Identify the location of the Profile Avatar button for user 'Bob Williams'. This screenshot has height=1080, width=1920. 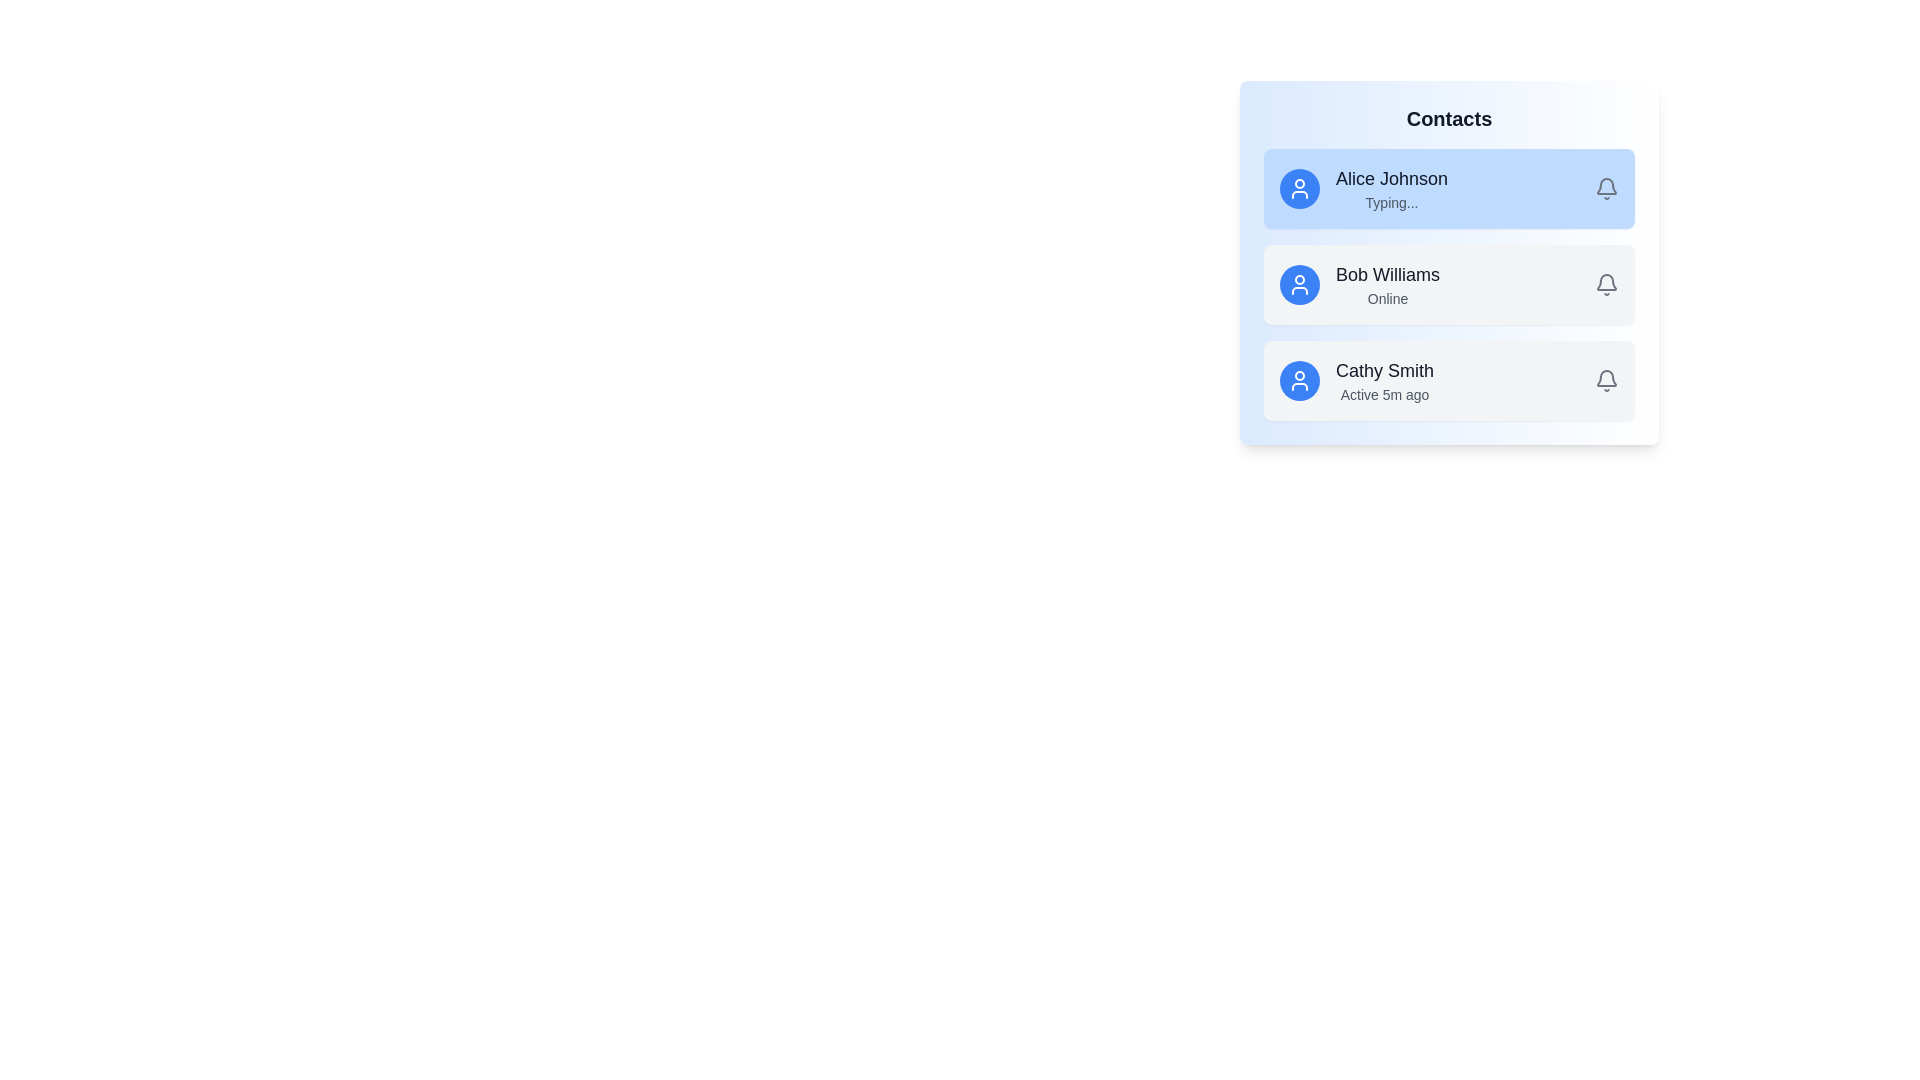
(1300, 285).